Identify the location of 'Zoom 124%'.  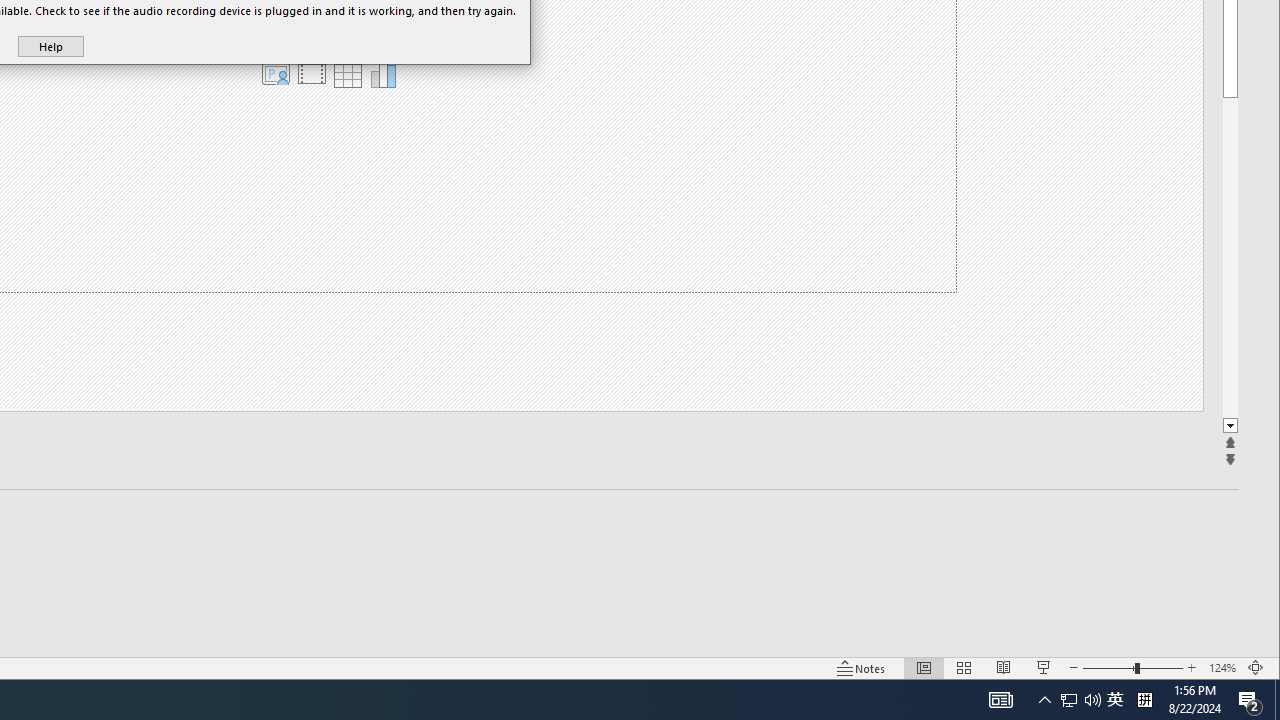
(1221, 668).